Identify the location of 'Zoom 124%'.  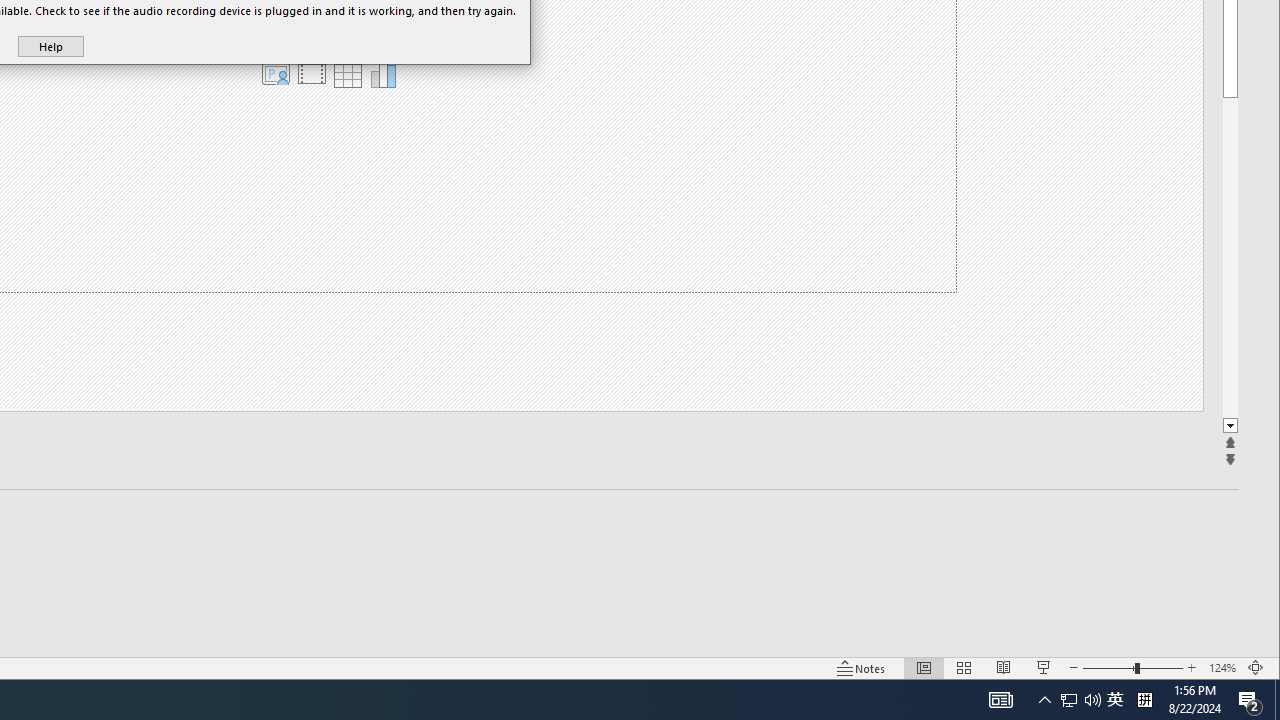
(1221, 668).